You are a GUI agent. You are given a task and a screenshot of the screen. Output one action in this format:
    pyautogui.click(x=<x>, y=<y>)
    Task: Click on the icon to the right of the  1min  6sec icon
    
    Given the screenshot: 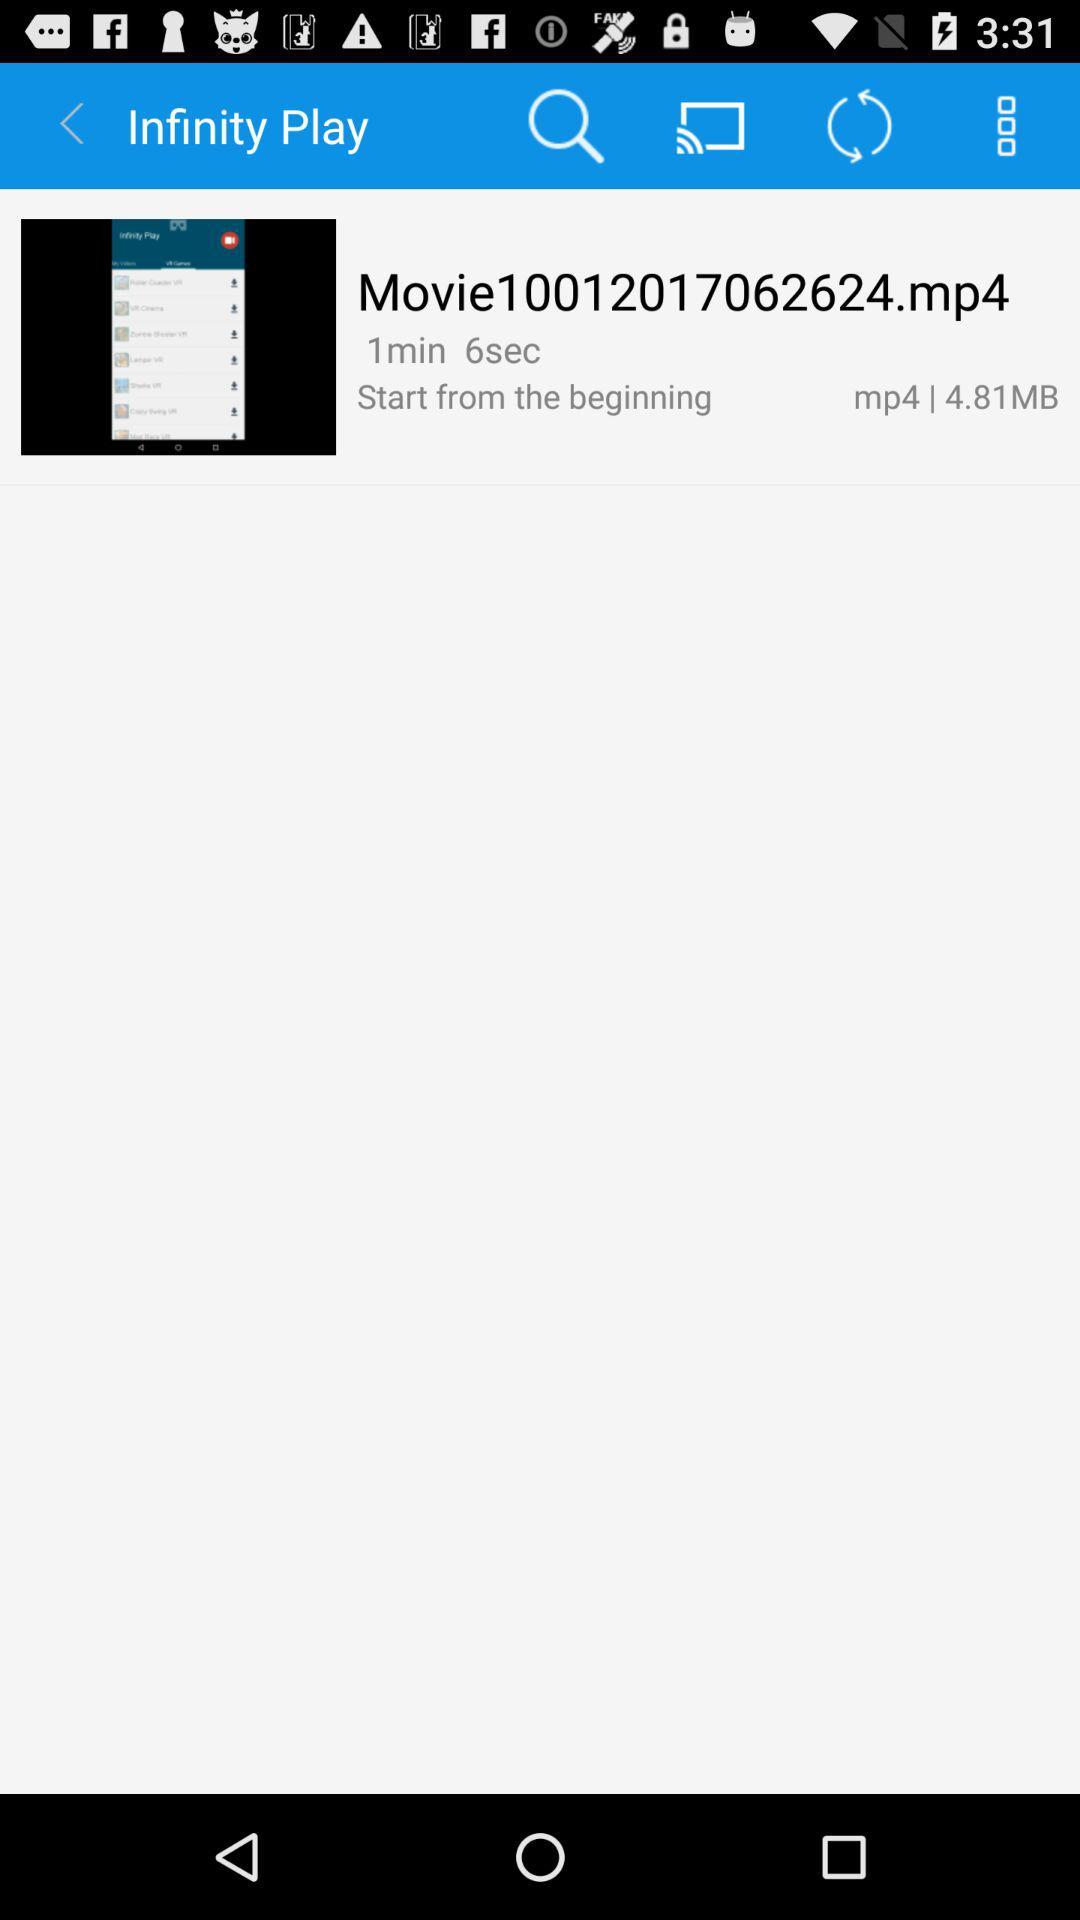 What is the action you would take?
    pyautogui.click(x=555, y=348)
    